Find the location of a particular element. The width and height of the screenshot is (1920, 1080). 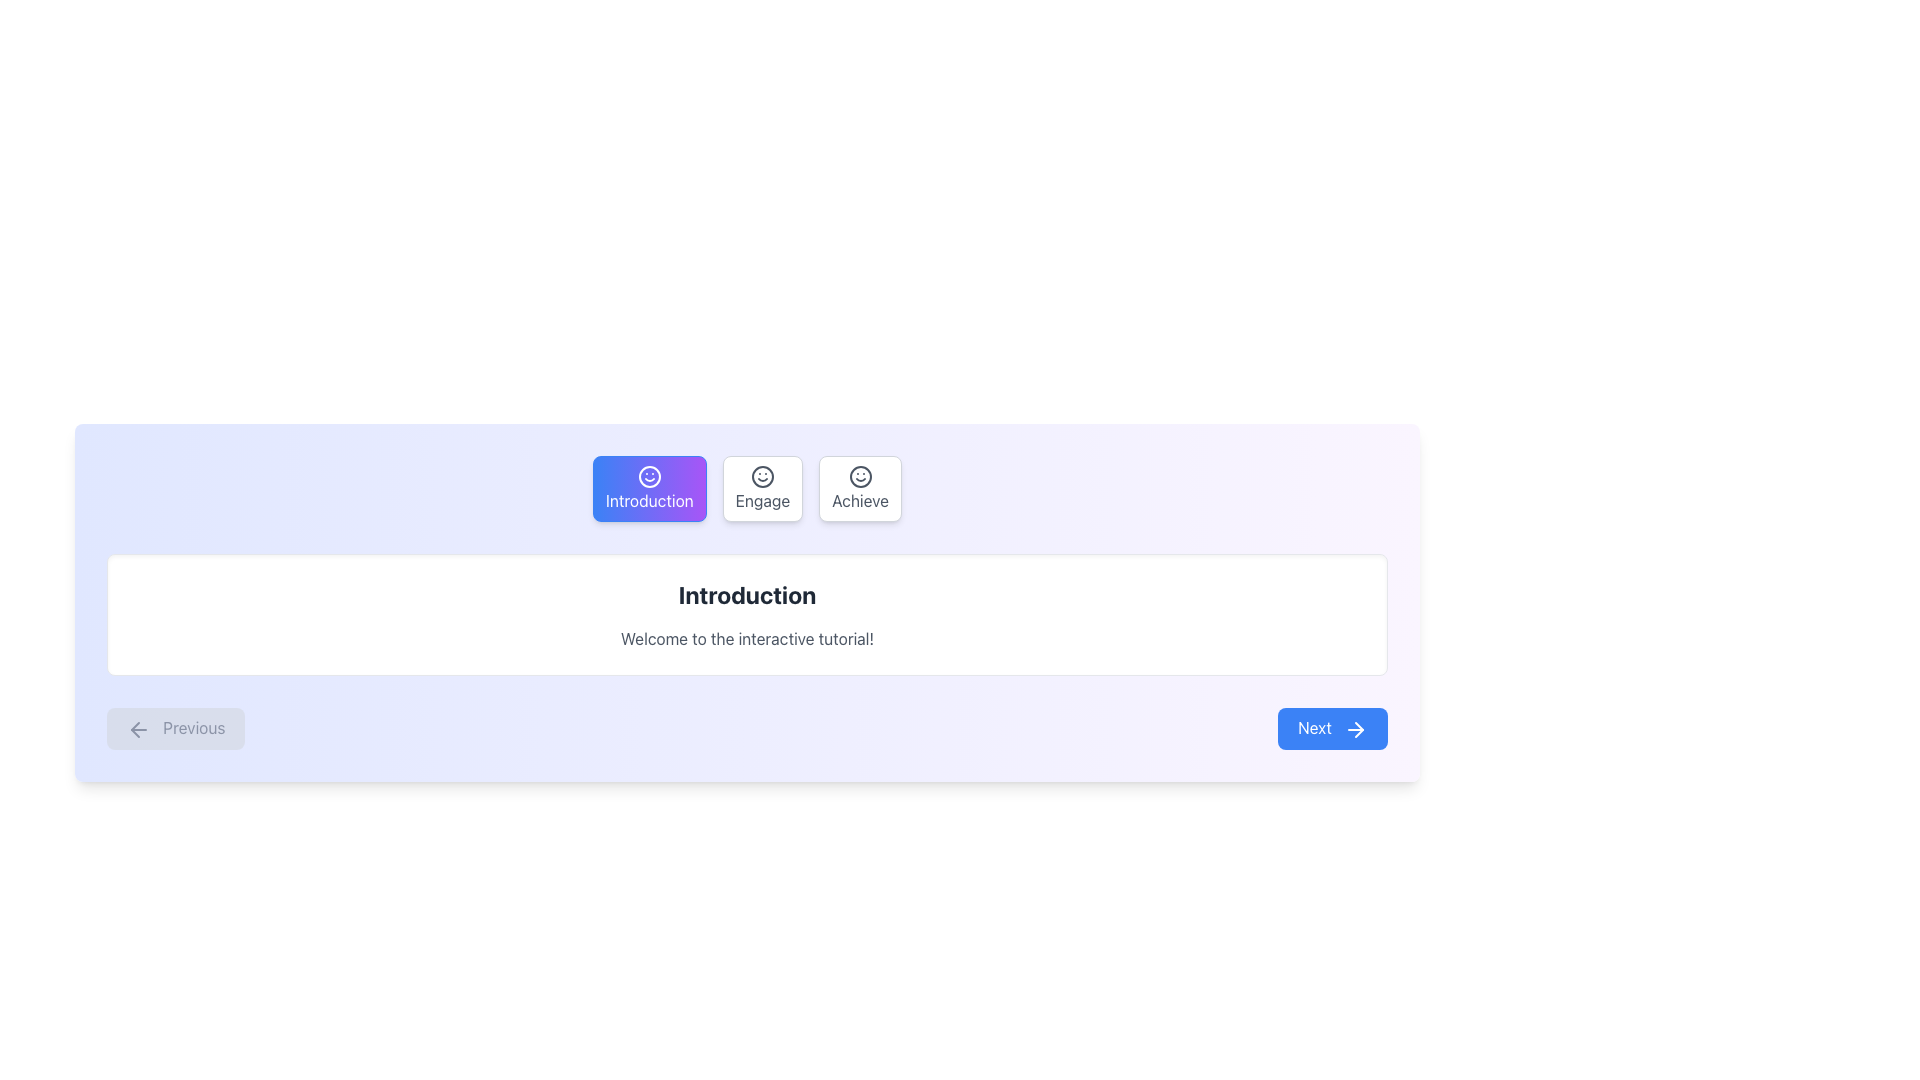

the Decorative smiley face icon within the 'Achieve' button located in the navigation bar is located at coordinates (860, 477).